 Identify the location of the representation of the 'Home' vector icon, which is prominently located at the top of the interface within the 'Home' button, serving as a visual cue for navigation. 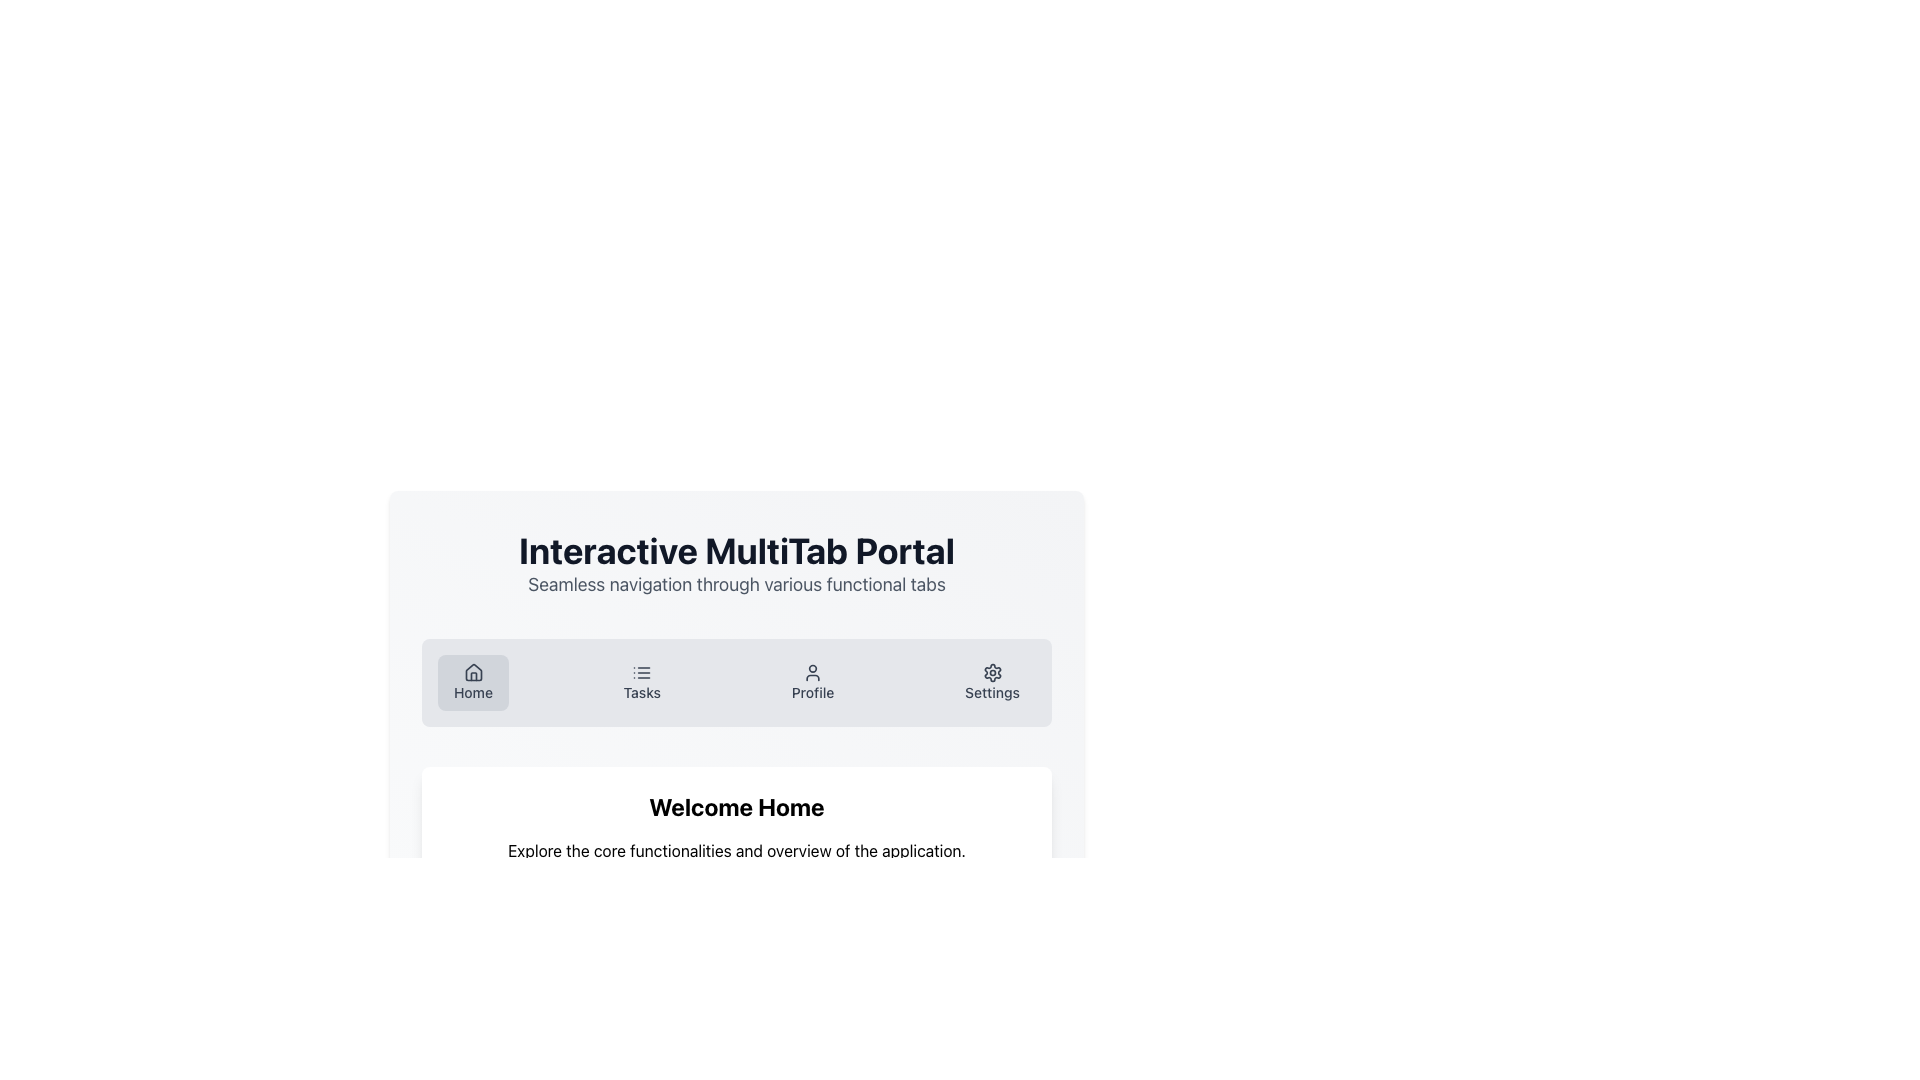
(472, 672).